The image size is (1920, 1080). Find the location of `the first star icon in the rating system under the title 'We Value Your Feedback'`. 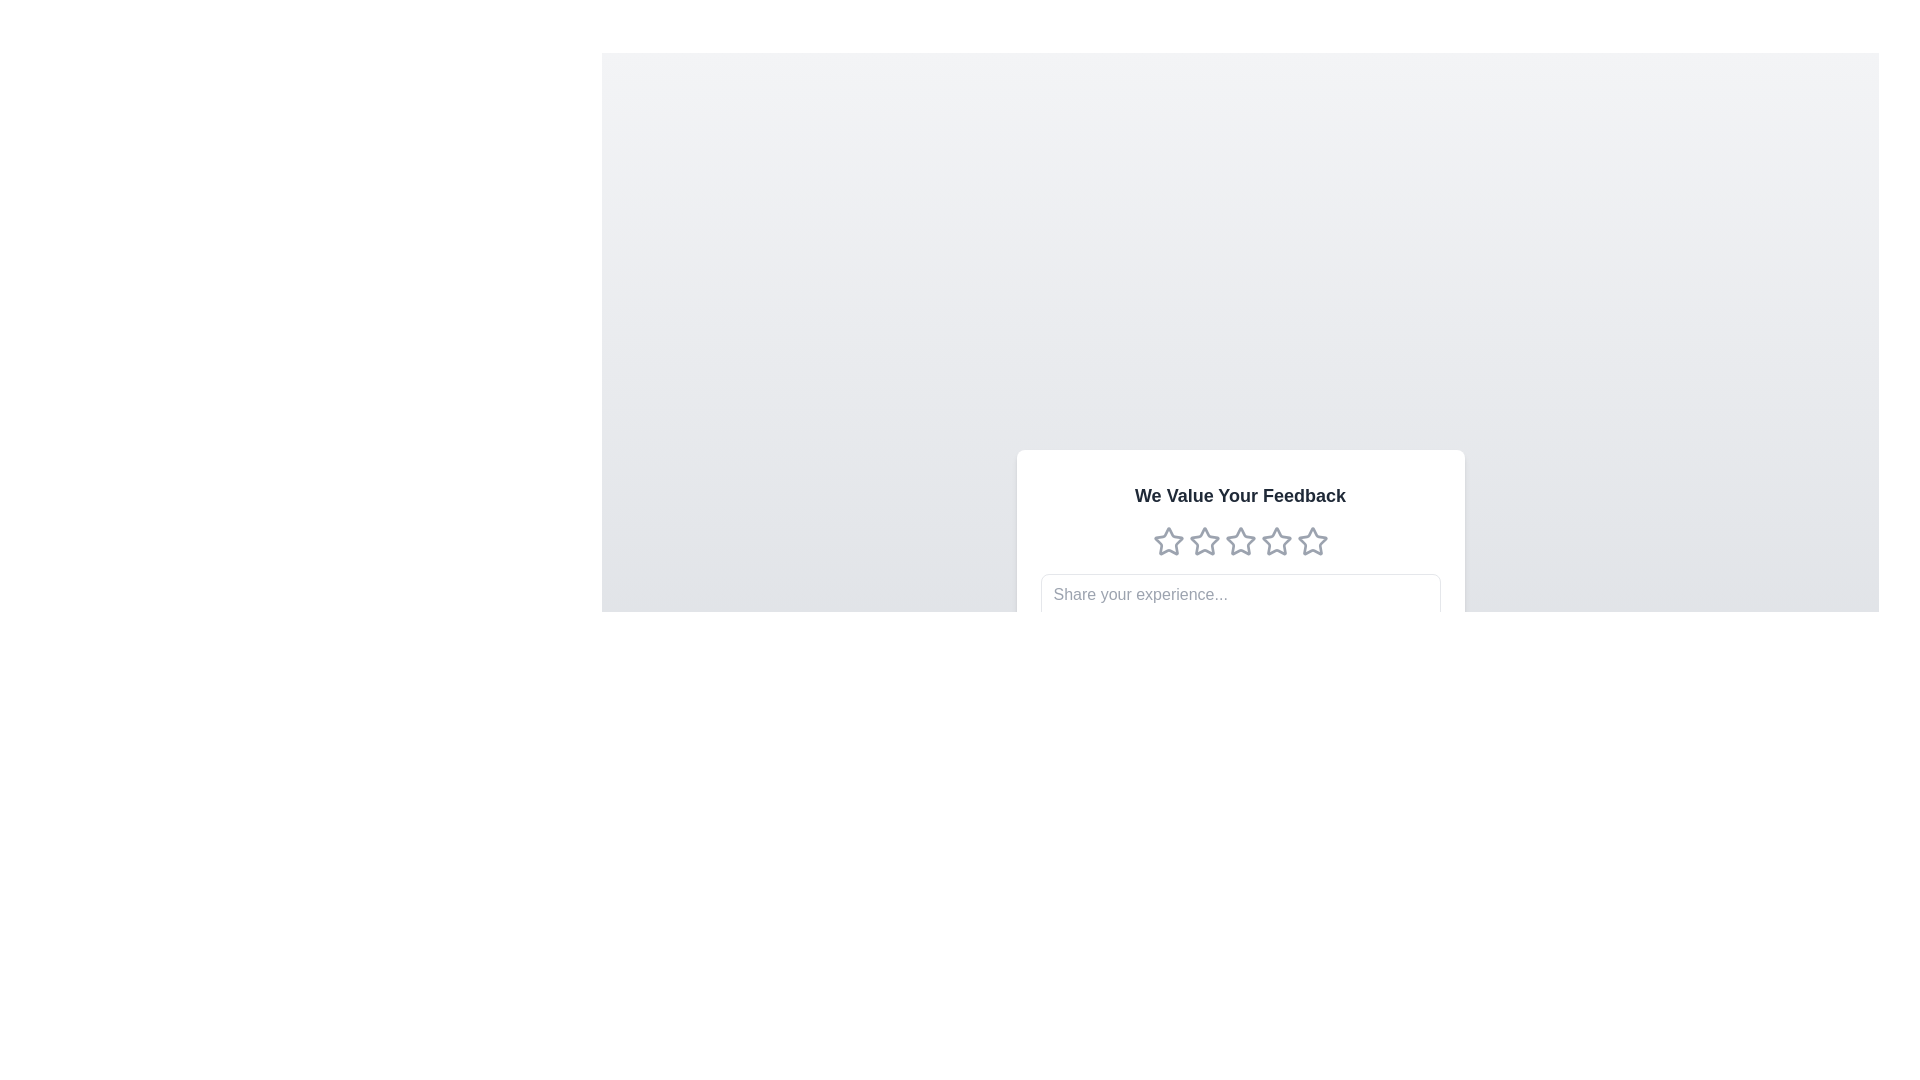

the first star icon in the rating system under the title 'We Value Your Feedback' is located at coordinates (1167, 540).